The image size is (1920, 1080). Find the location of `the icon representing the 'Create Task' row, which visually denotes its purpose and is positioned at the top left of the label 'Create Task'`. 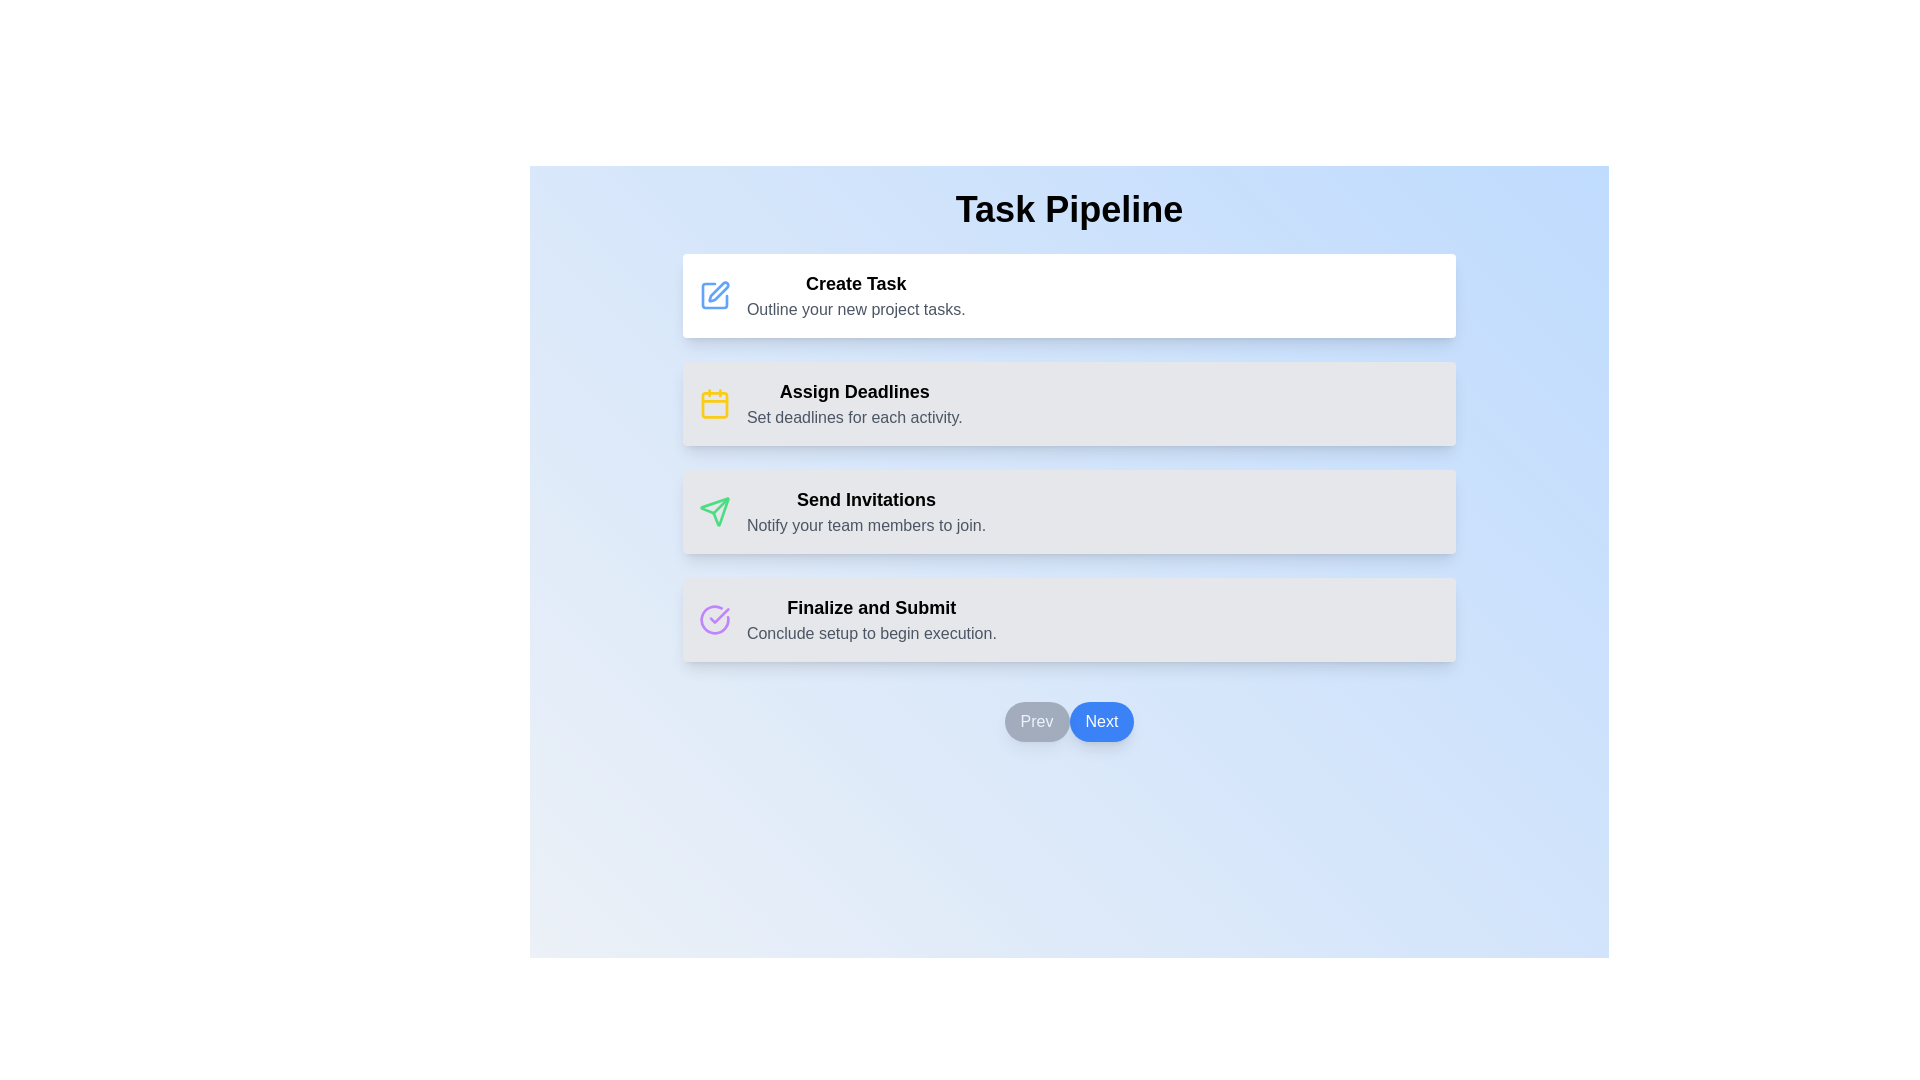

the icon representing the 'Create Task' row, which visually denotes its purpose and is positioned at the top left of the label 'Create Task' is located at coordinates (714, 296).